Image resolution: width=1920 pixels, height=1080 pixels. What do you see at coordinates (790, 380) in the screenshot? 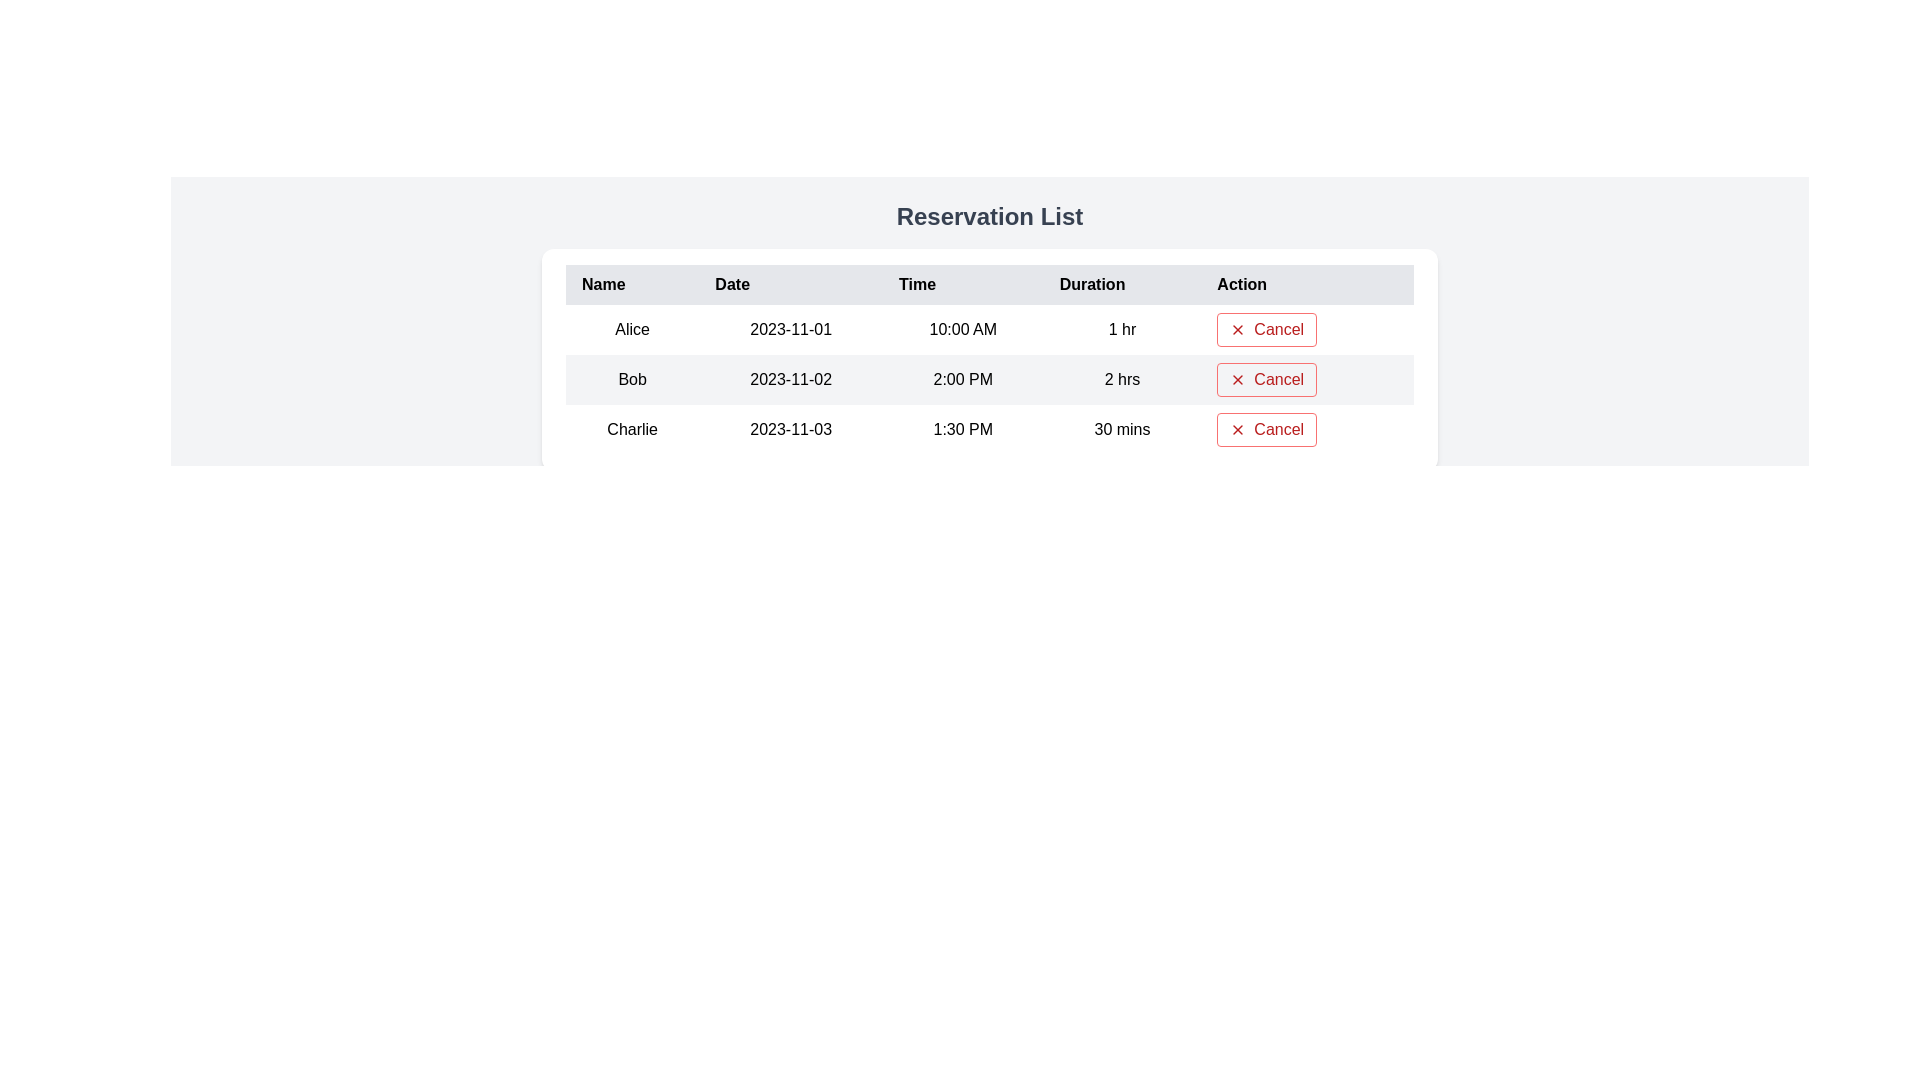
I see `the static text display that shows the date for the reservation entry next to 'Bob' in the second row and second column` at bounding box center [790, 380].